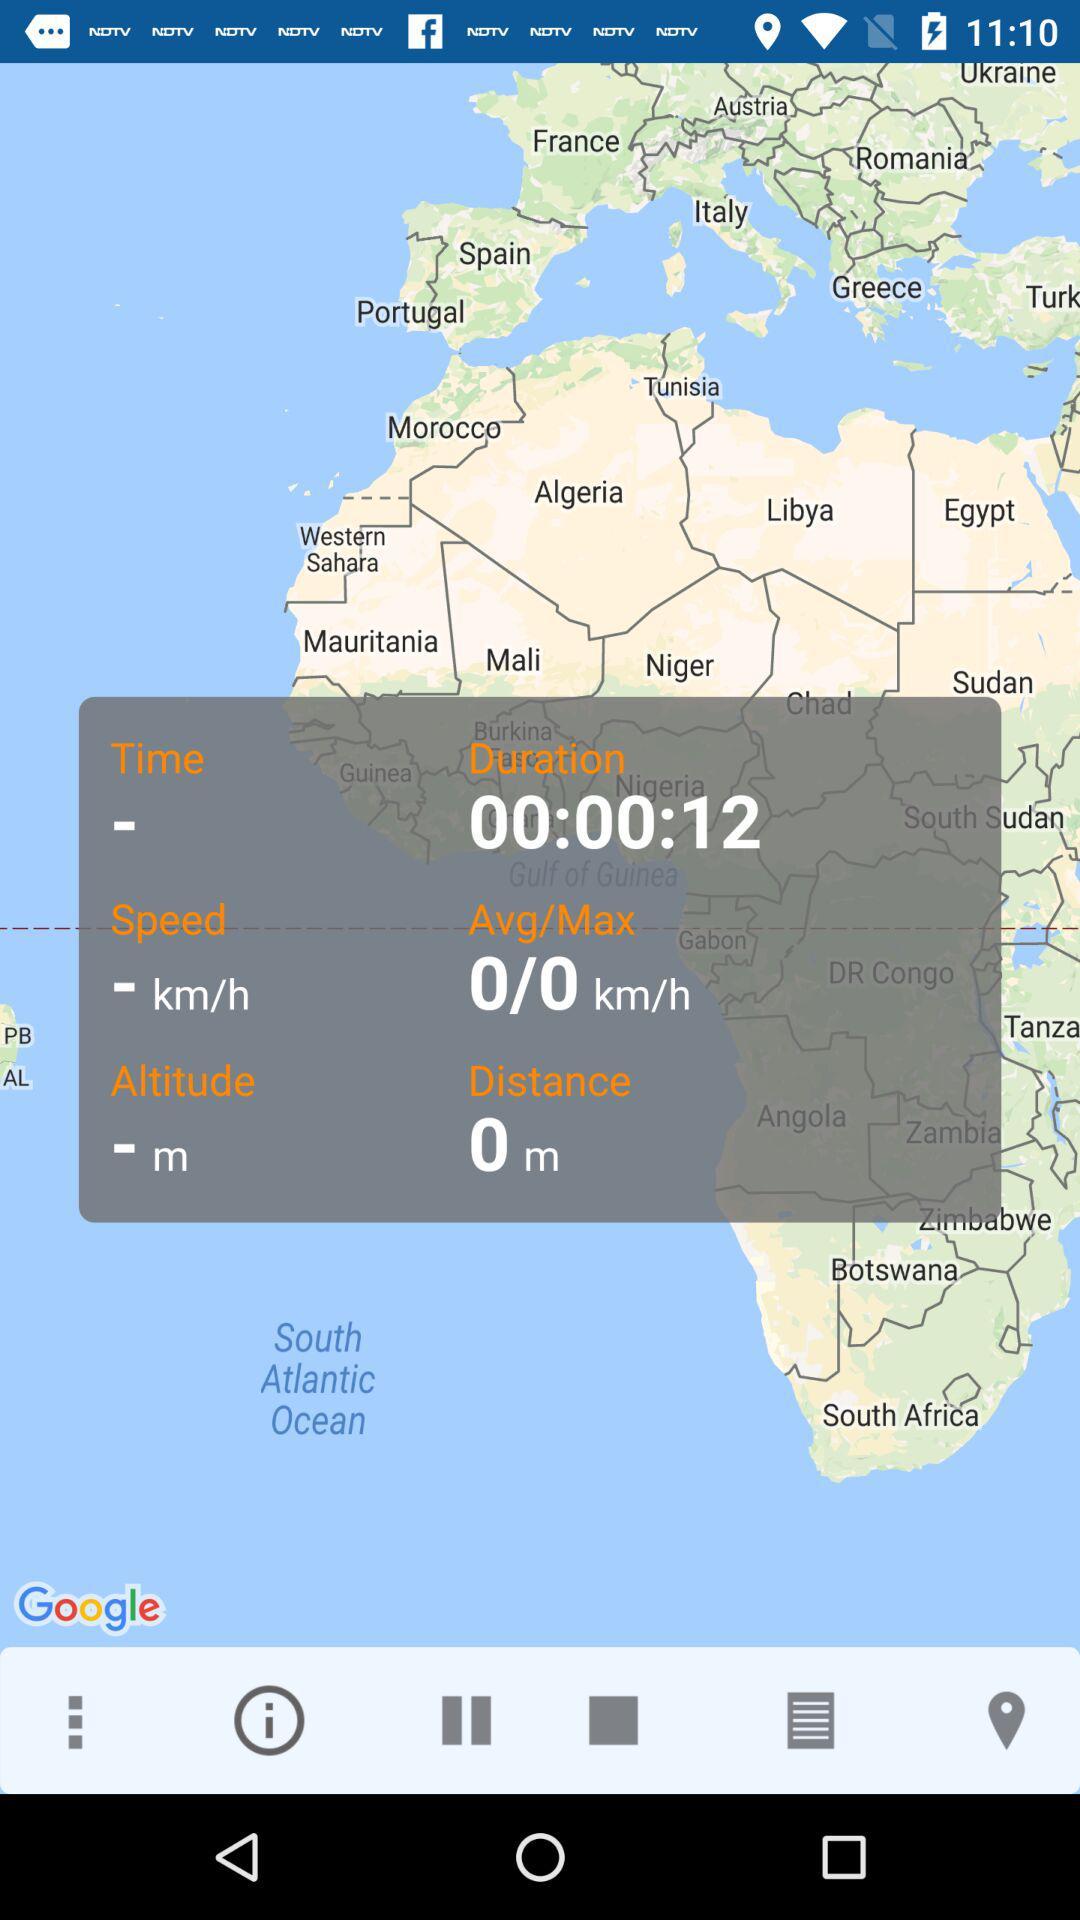 The height and width of the screenshot is (1920, 1080). What do you see at coordinates (72, 1719) in the screenshot?
I see `the more icon` at bounding box center [72, 1719].